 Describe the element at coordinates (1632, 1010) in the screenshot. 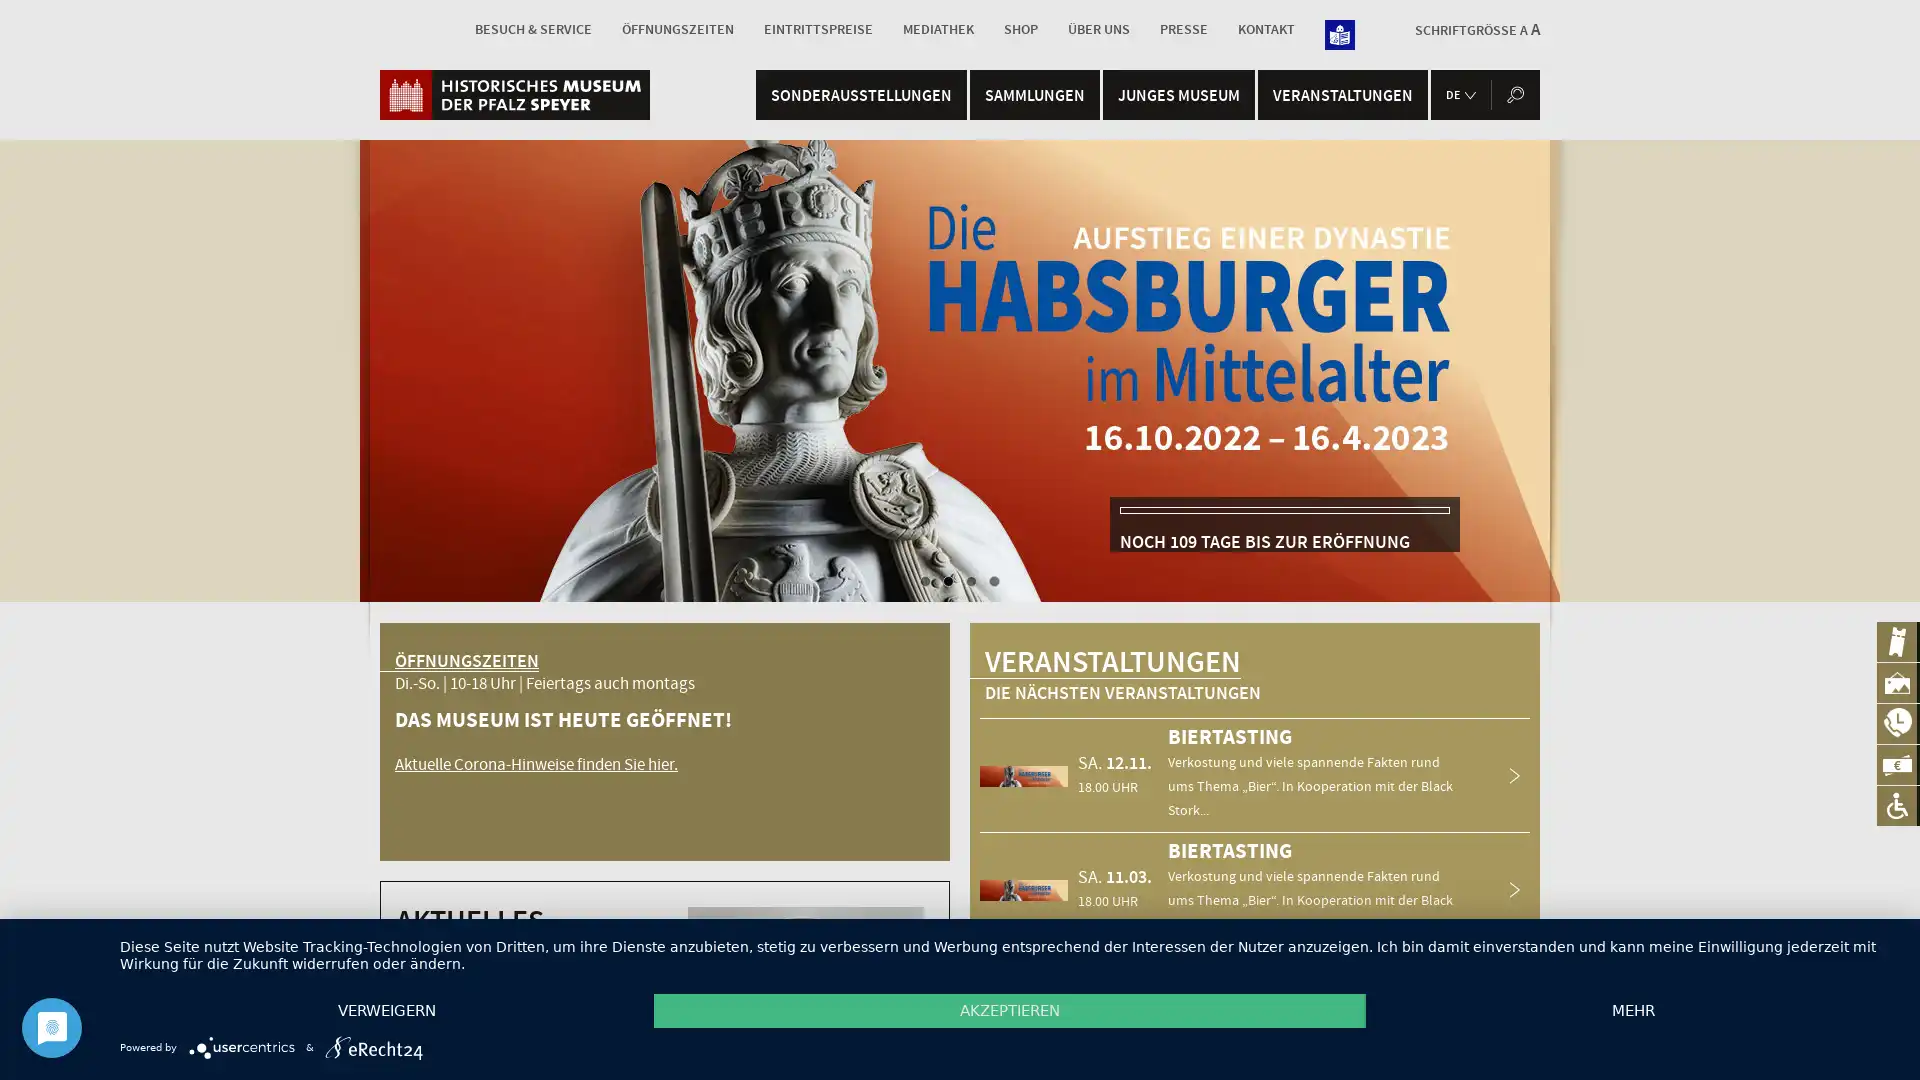

I see `MEHR` at that location.